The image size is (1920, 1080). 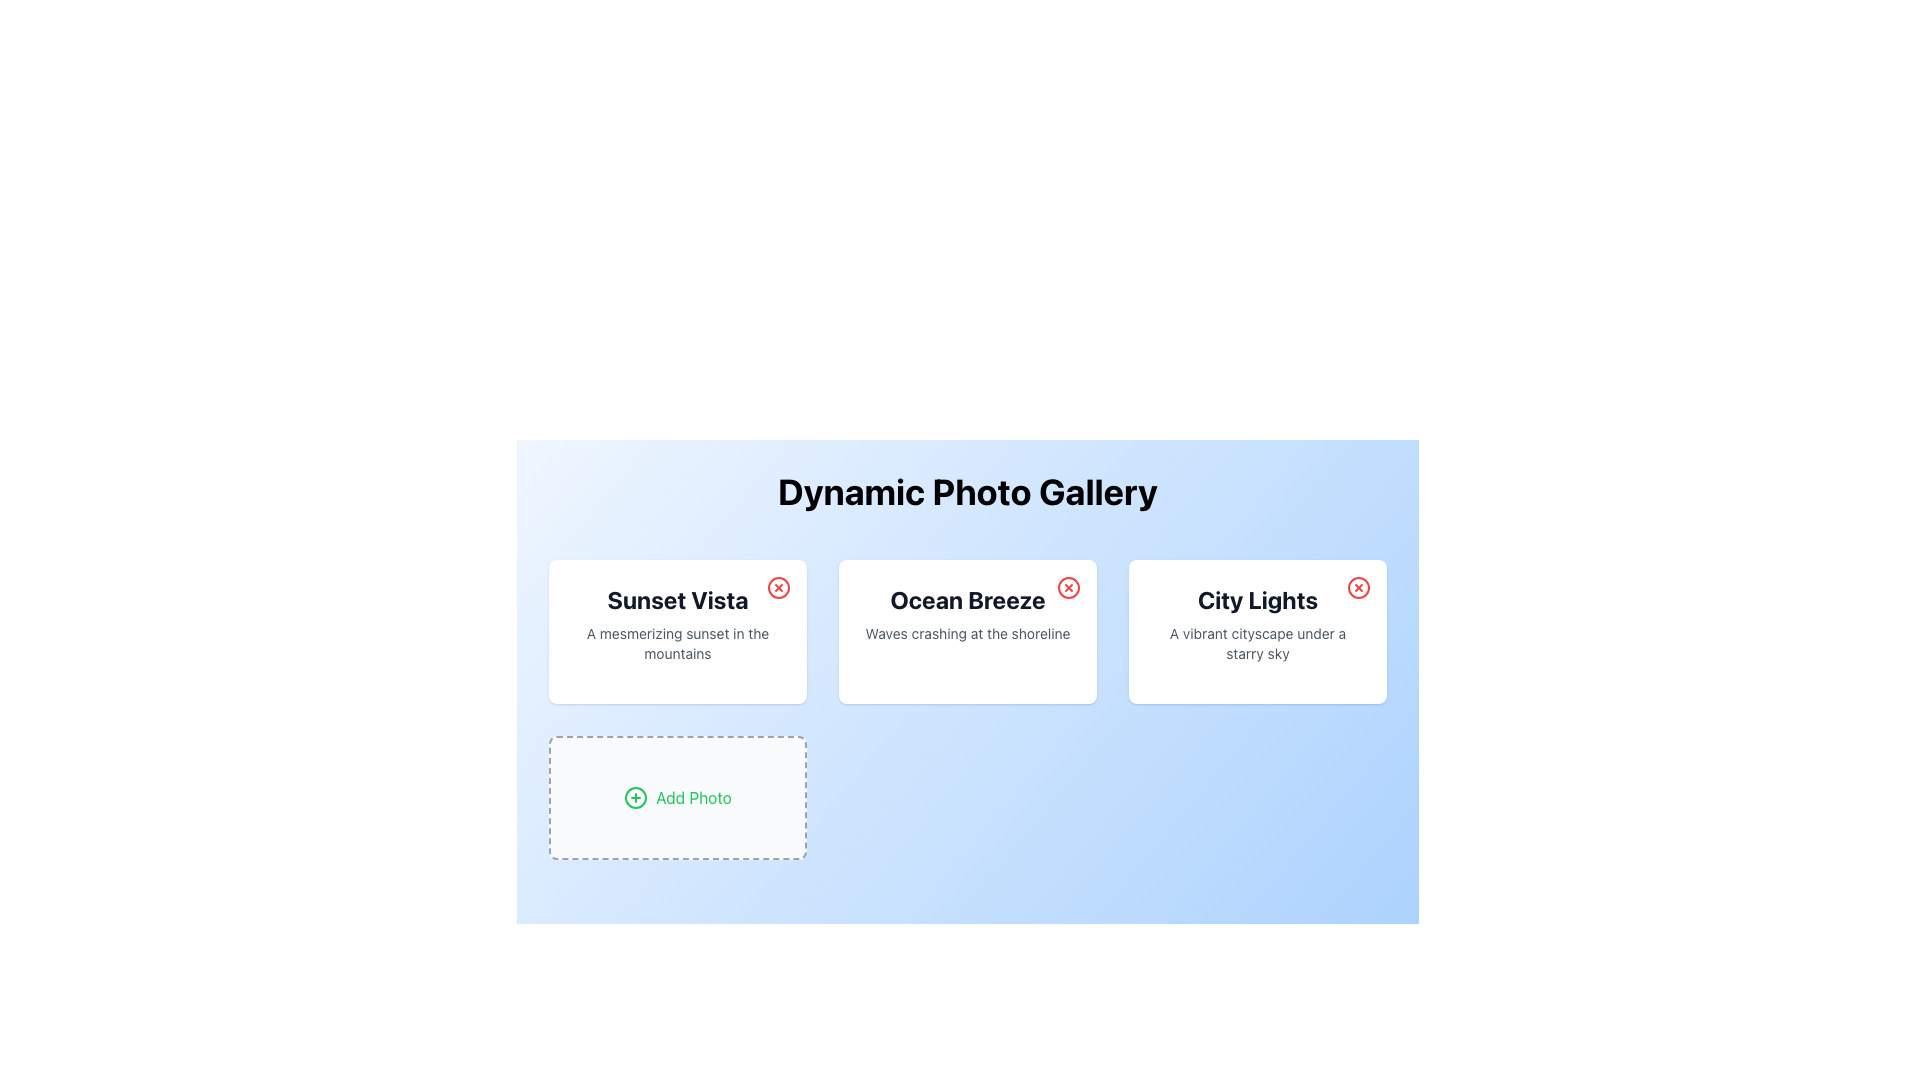 I want to click on the text label or heading that serves as a title for a content card, which is centrally aligned and located in the middle card of a group of three cards, so click(x=968, y=599).